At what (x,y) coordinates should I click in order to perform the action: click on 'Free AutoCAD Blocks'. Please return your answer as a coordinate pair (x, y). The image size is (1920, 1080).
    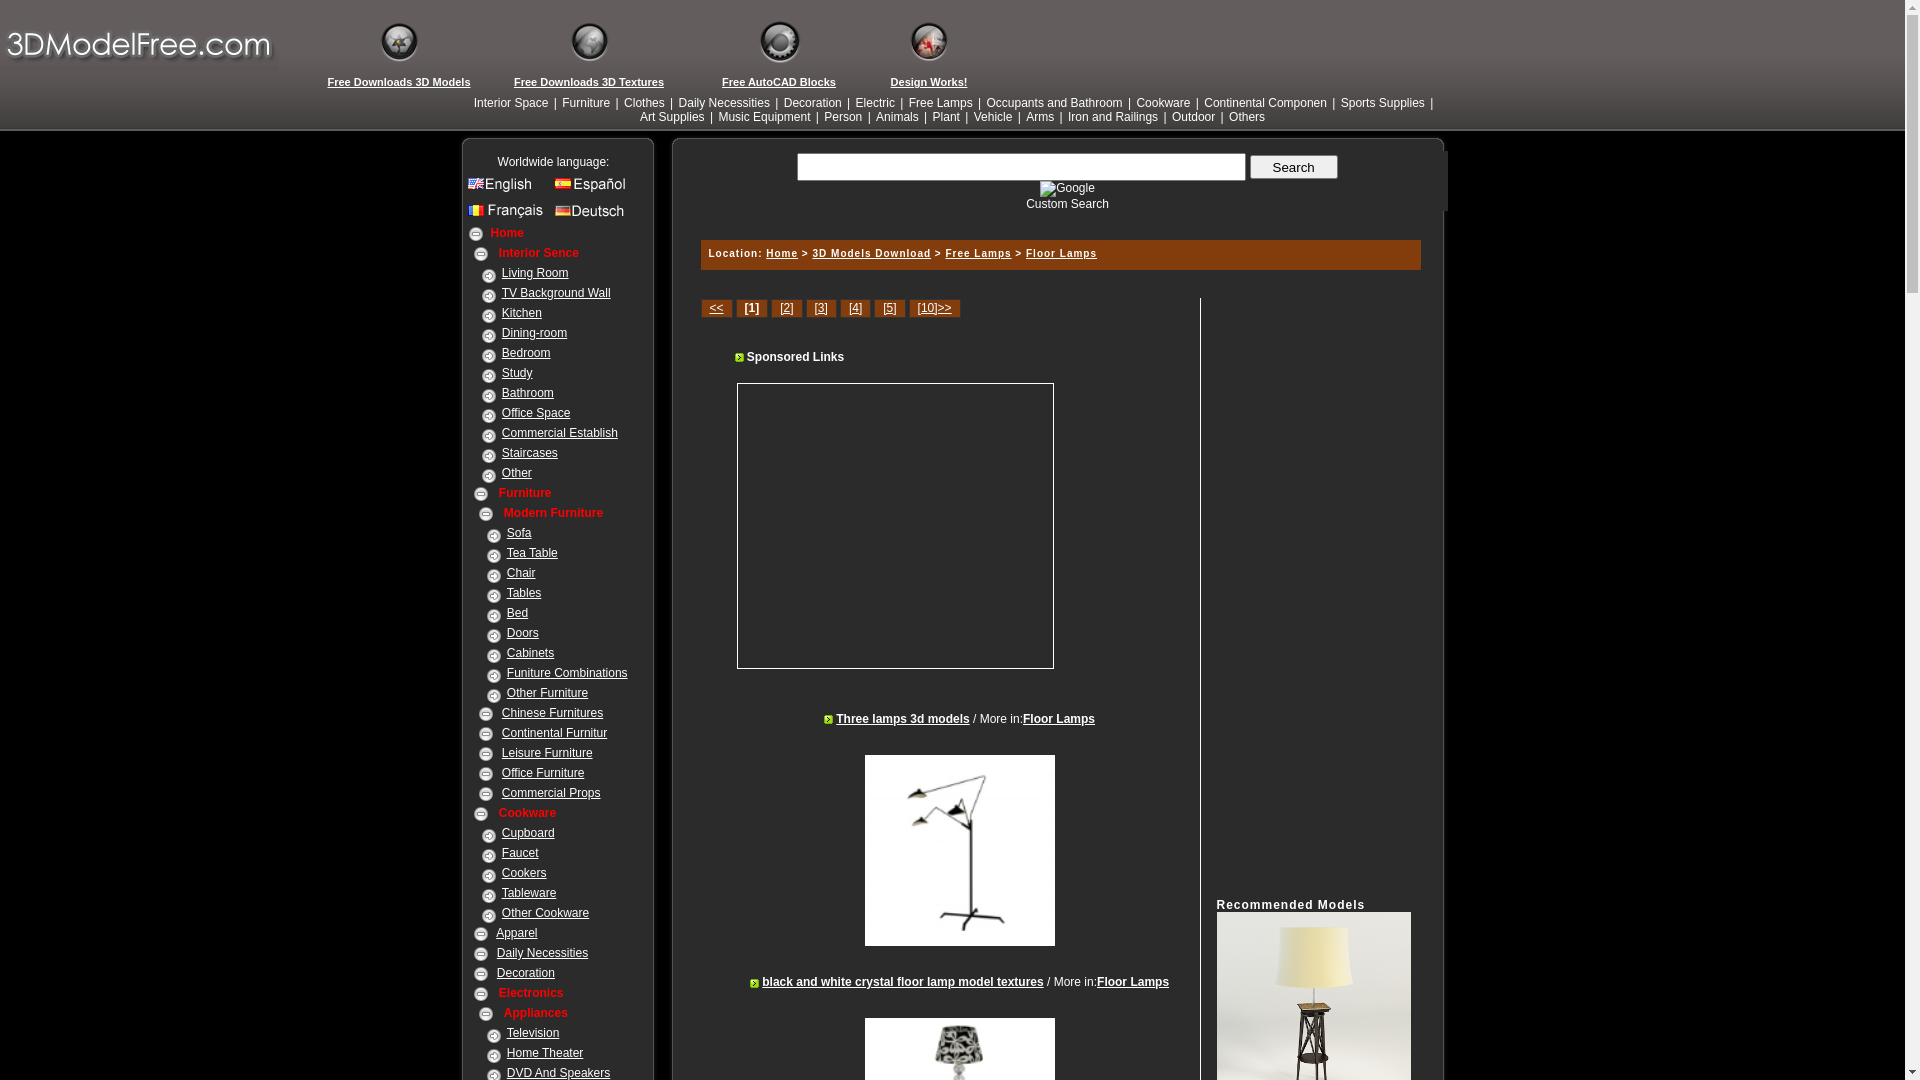
    Looking at the image, I should click on (777, 80).